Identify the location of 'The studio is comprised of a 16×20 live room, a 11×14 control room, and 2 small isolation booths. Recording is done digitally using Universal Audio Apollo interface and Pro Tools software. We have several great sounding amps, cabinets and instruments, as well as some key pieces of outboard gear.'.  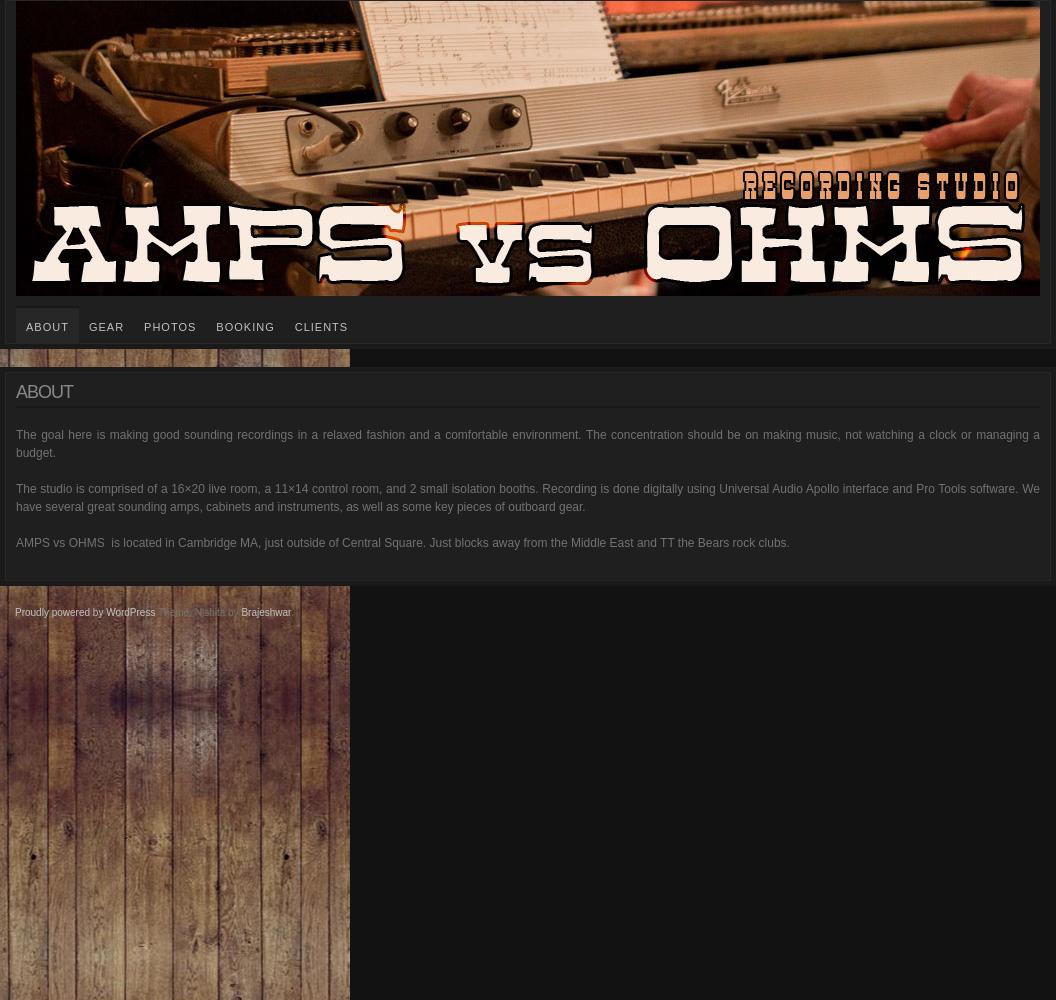
(528, 497).